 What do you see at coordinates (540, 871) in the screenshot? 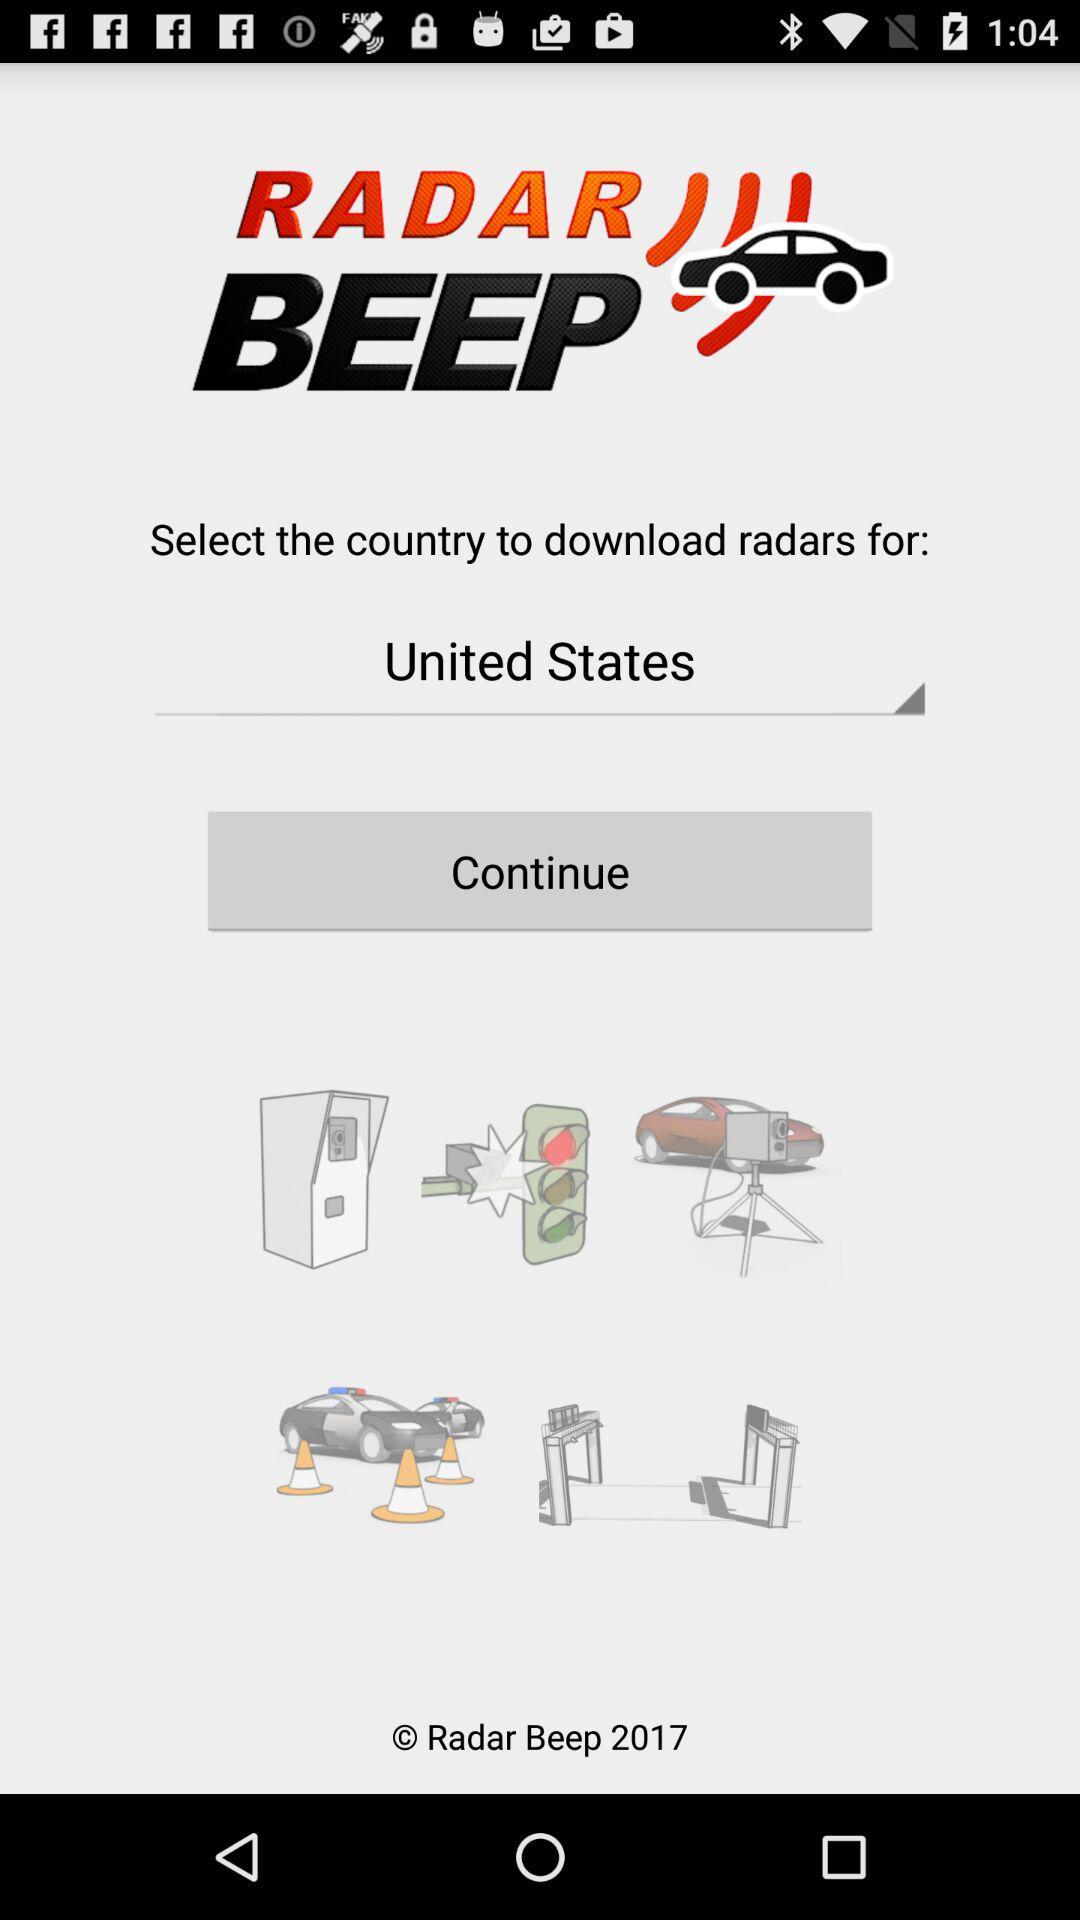
I see `icon below united states button` at bounding box center [540, 871].